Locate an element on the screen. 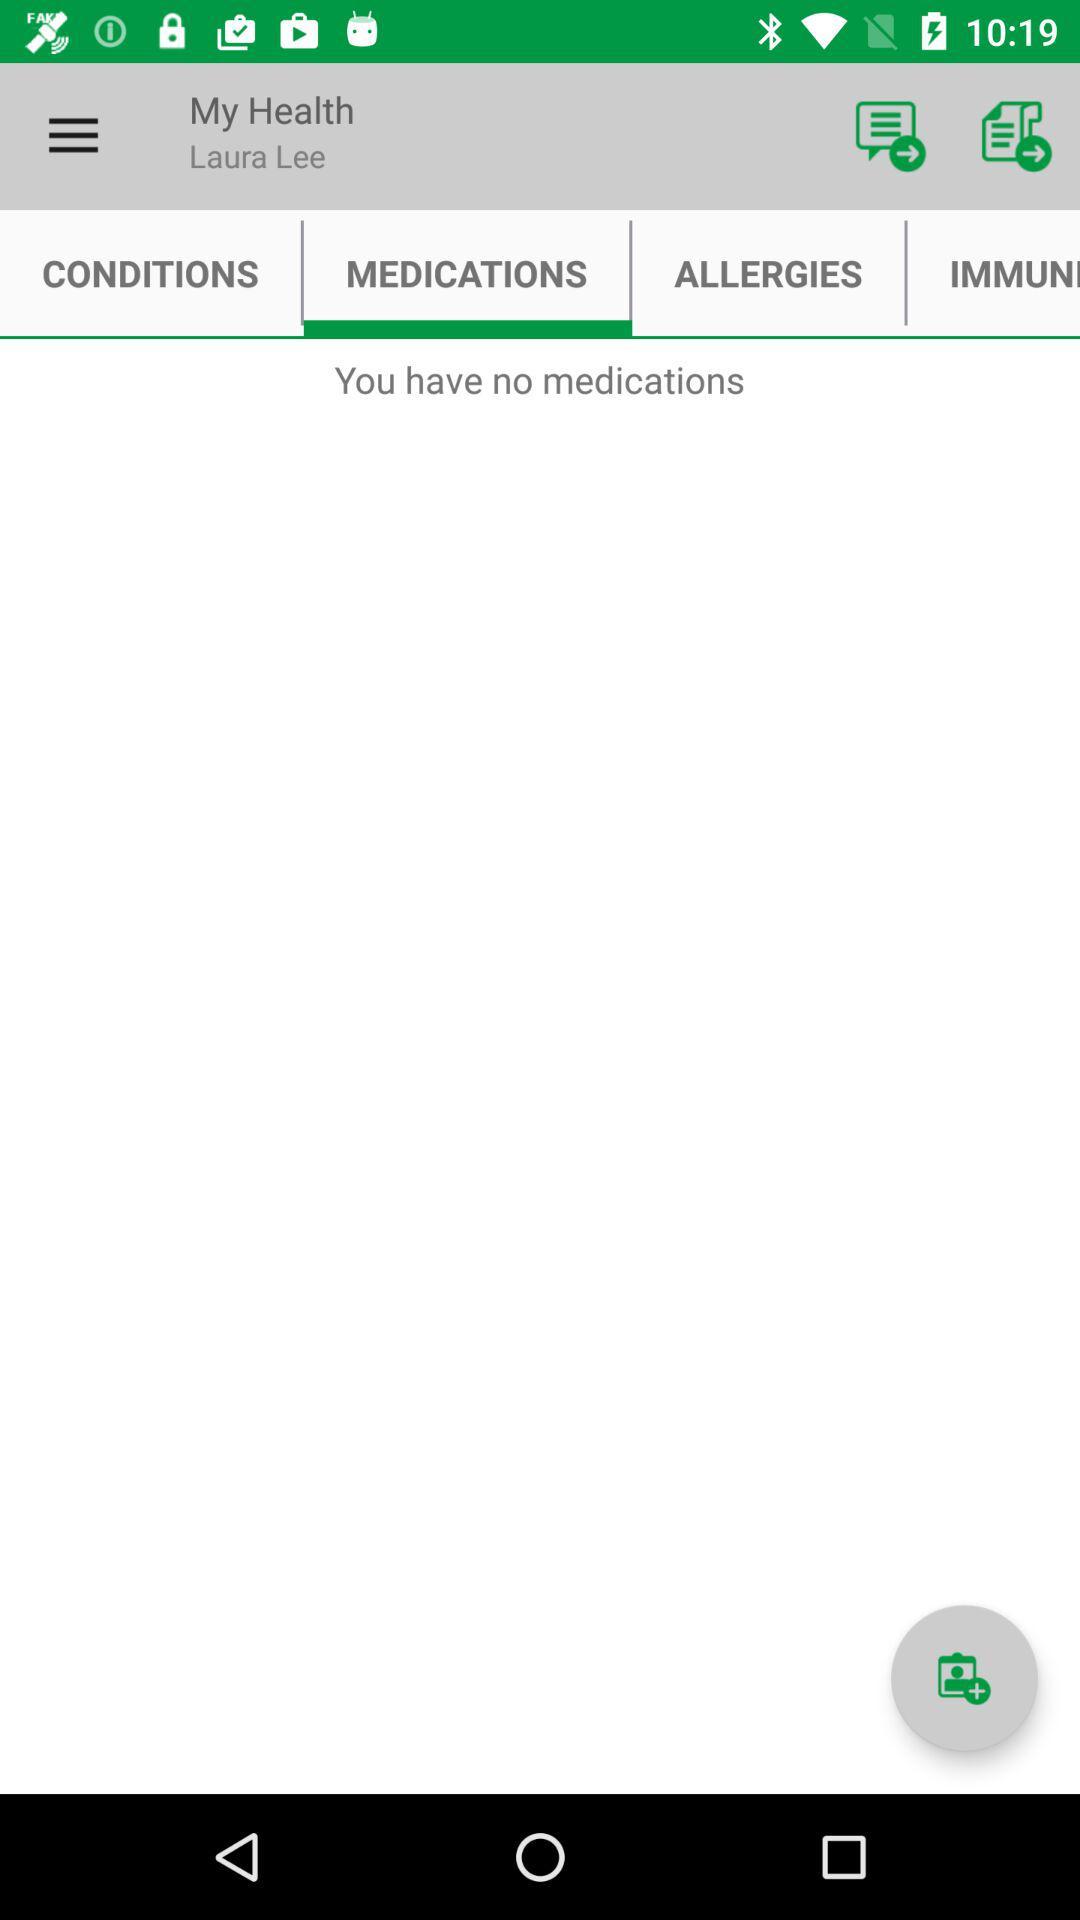 The image size is (1080, 1920). a prescription is located at coordinates (963, 1678).